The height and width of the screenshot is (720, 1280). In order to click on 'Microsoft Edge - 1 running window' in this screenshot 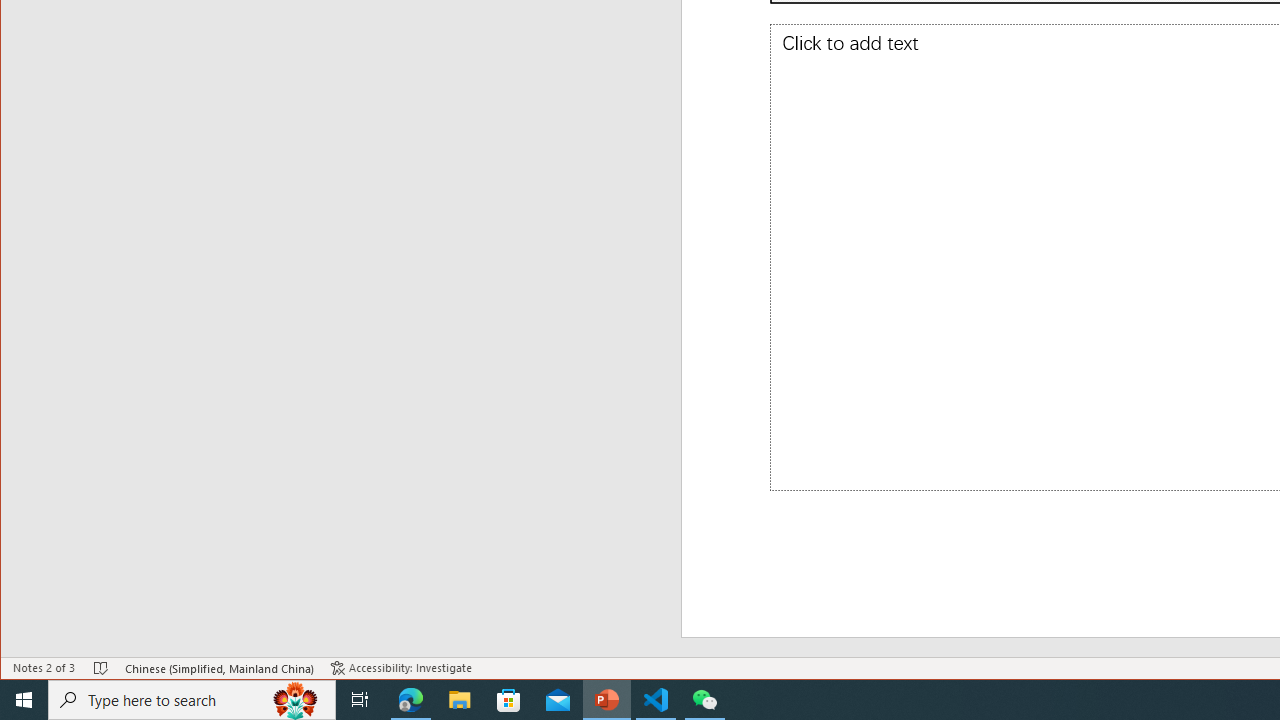, I will do `click(410, 698)`.